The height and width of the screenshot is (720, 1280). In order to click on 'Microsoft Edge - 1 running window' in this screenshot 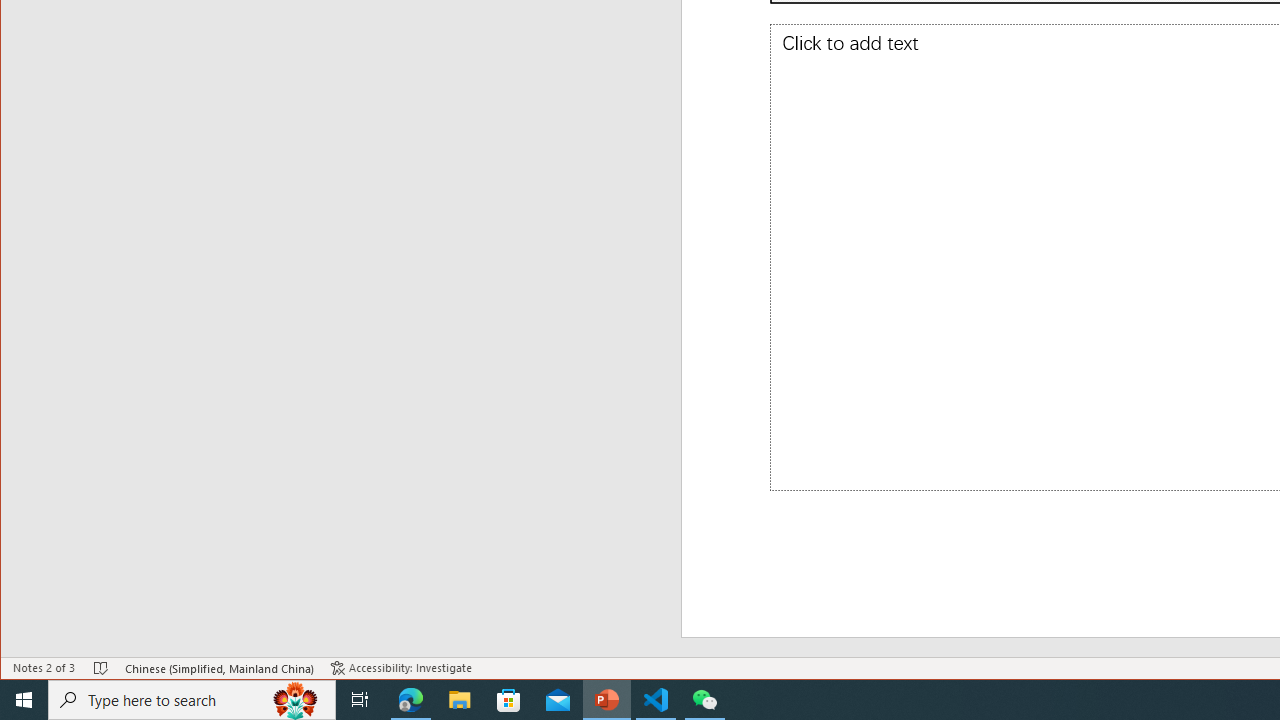, I will do `click(410, 698)`.